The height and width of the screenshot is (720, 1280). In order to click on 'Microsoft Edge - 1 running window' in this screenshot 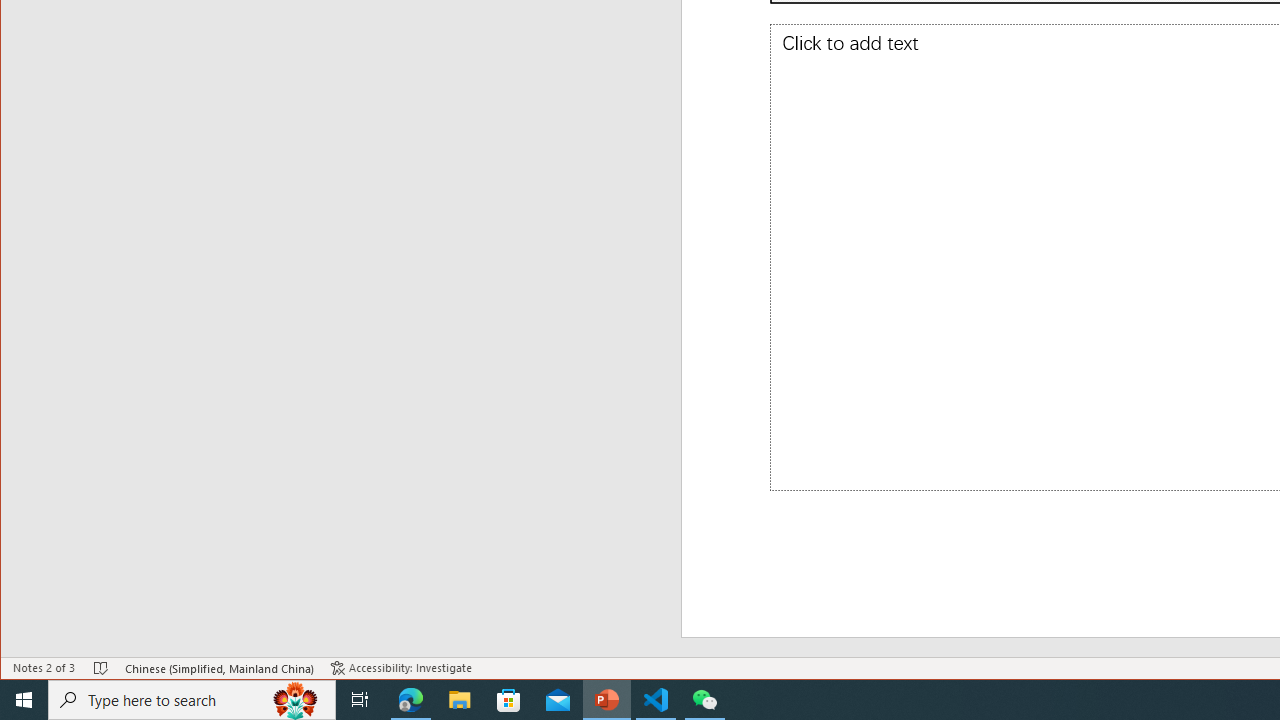, I will do `click(410, 698)`.